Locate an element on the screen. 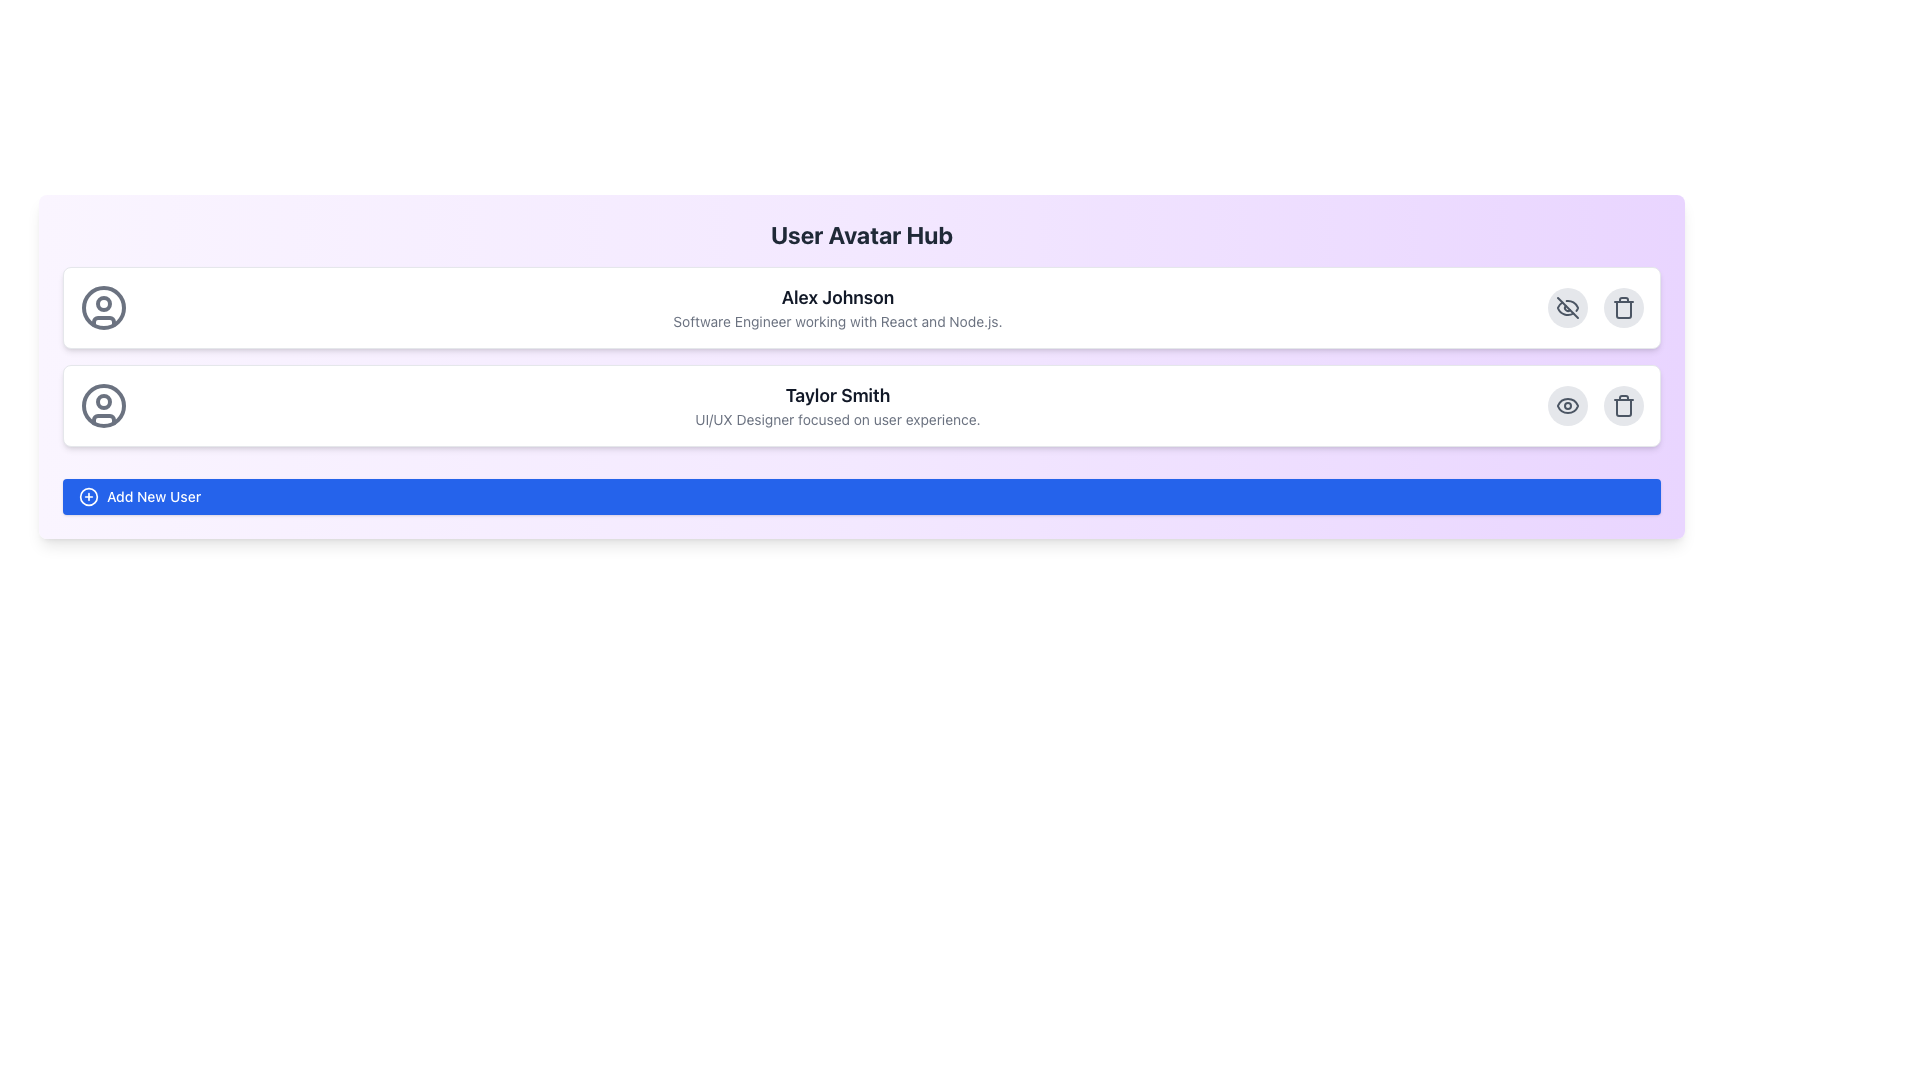 This screenshot has width=1920, height=1080. the visibility toggle button located on the far-right of the user panel displaying Alex Johnson's name and title 'Software Engineer working with React and Node.js.' is located at coordinates (1567, 308).